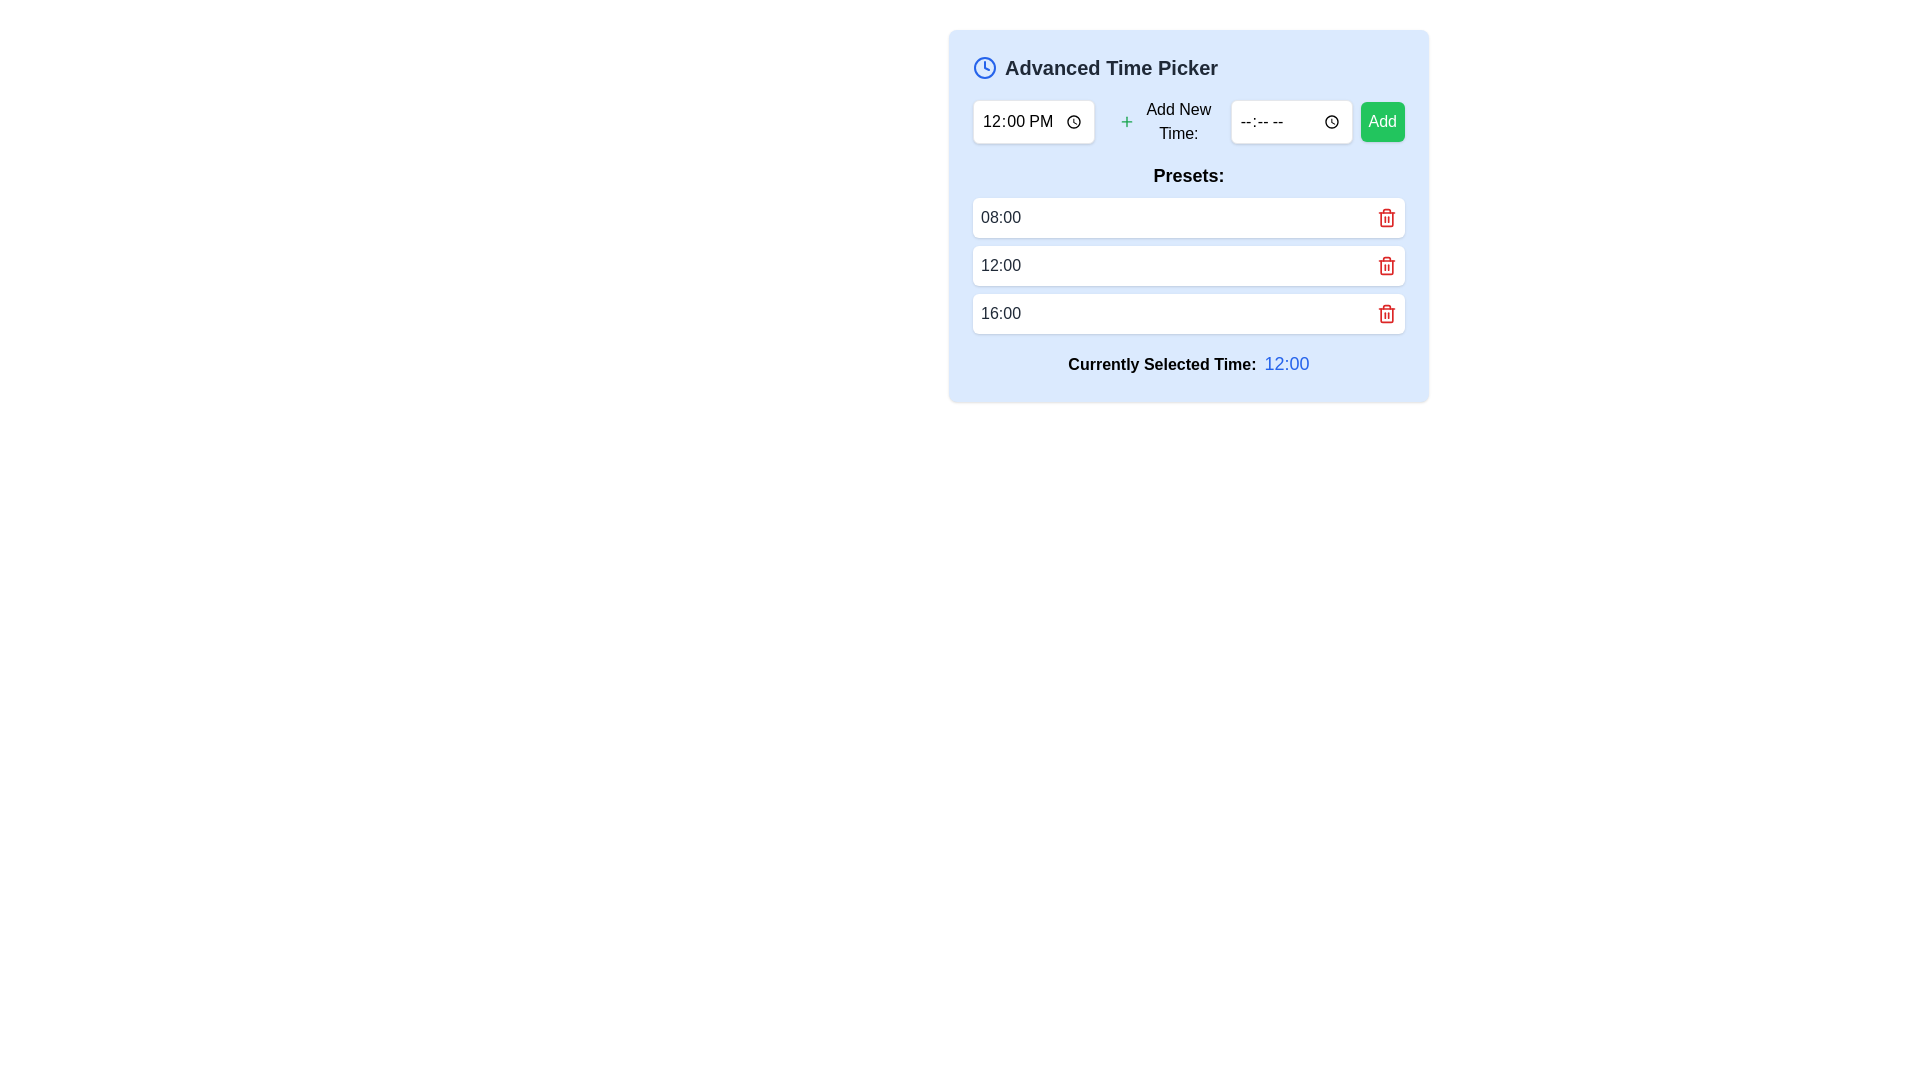 This screenshot has height=1080, width=1920. Describe the element at coordinates (1260, 122) in the screenshot. I see `the 'Add' button in the Grouped component that allows users to input and add a new time to a list or schedule` at that location.